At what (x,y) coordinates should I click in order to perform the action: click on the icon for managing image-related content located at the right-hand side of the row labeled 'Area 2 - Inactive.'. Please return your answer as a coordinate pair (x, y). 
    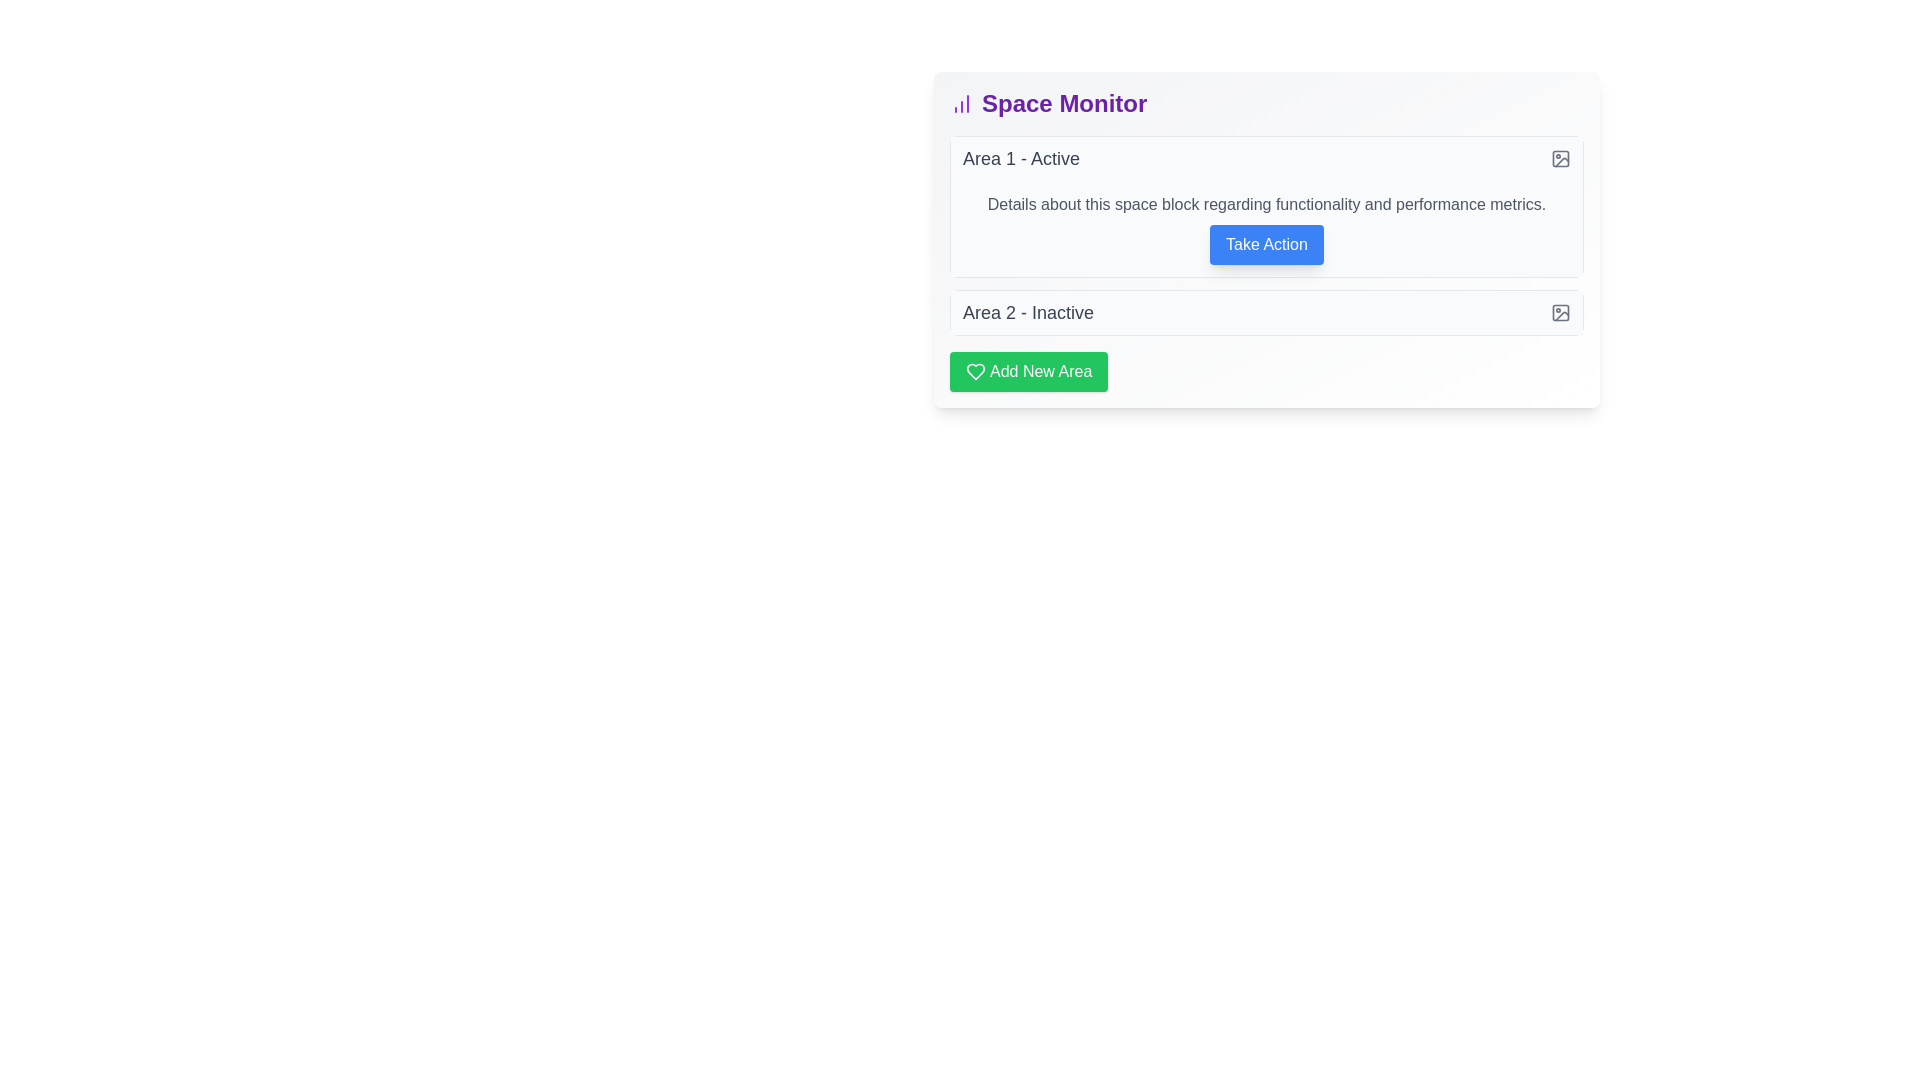
    Looking at the image, I should click on (1559, 312).